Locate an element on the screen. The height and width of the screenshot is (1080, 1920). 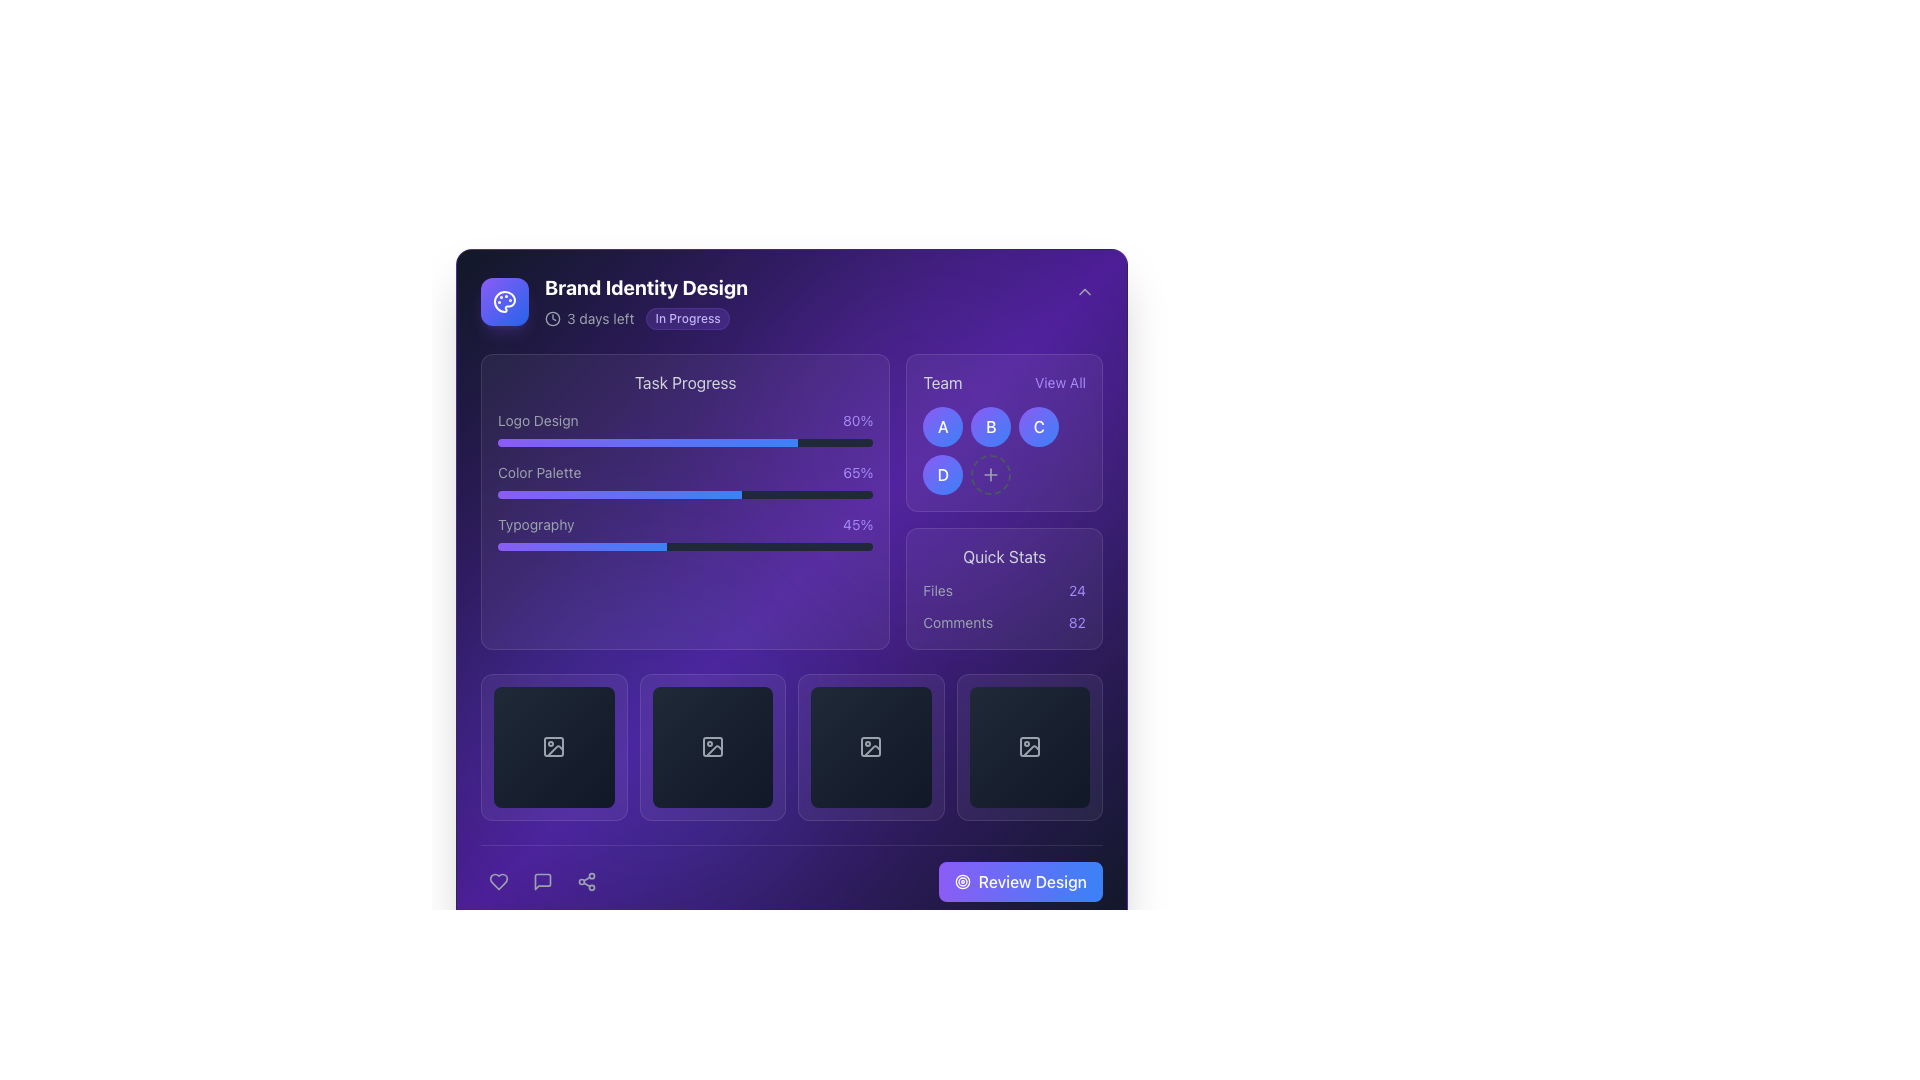
prominent header text 'Brand Identity Design' which is styled in bold, white, large font against a dark background, located at the top-left of the interface is located at coordinates (646, 288).